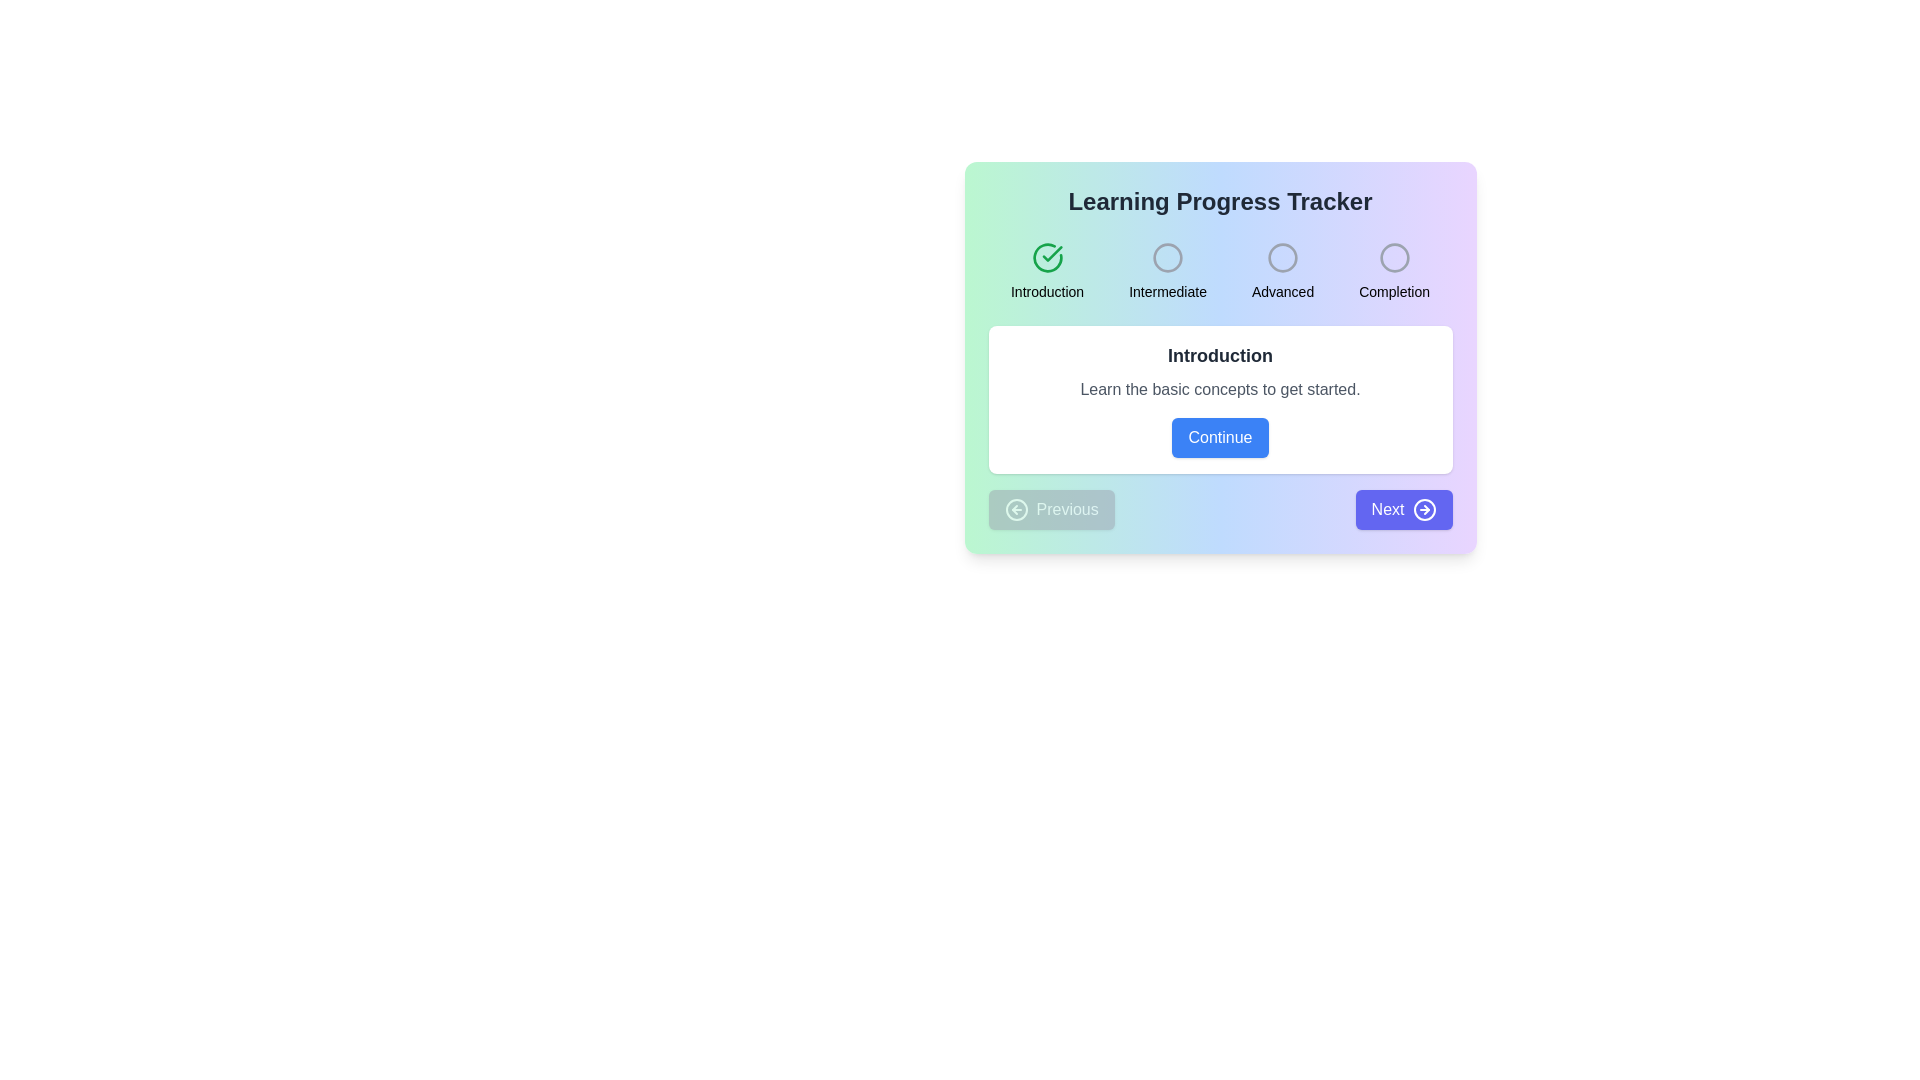 The image size is (1920, 1080). I want to click on the SVG graphic icon representing the completed 'Introduction' step in the progress tracker, located near the top-left section of the progress tracker bar, so click(1046, 257).